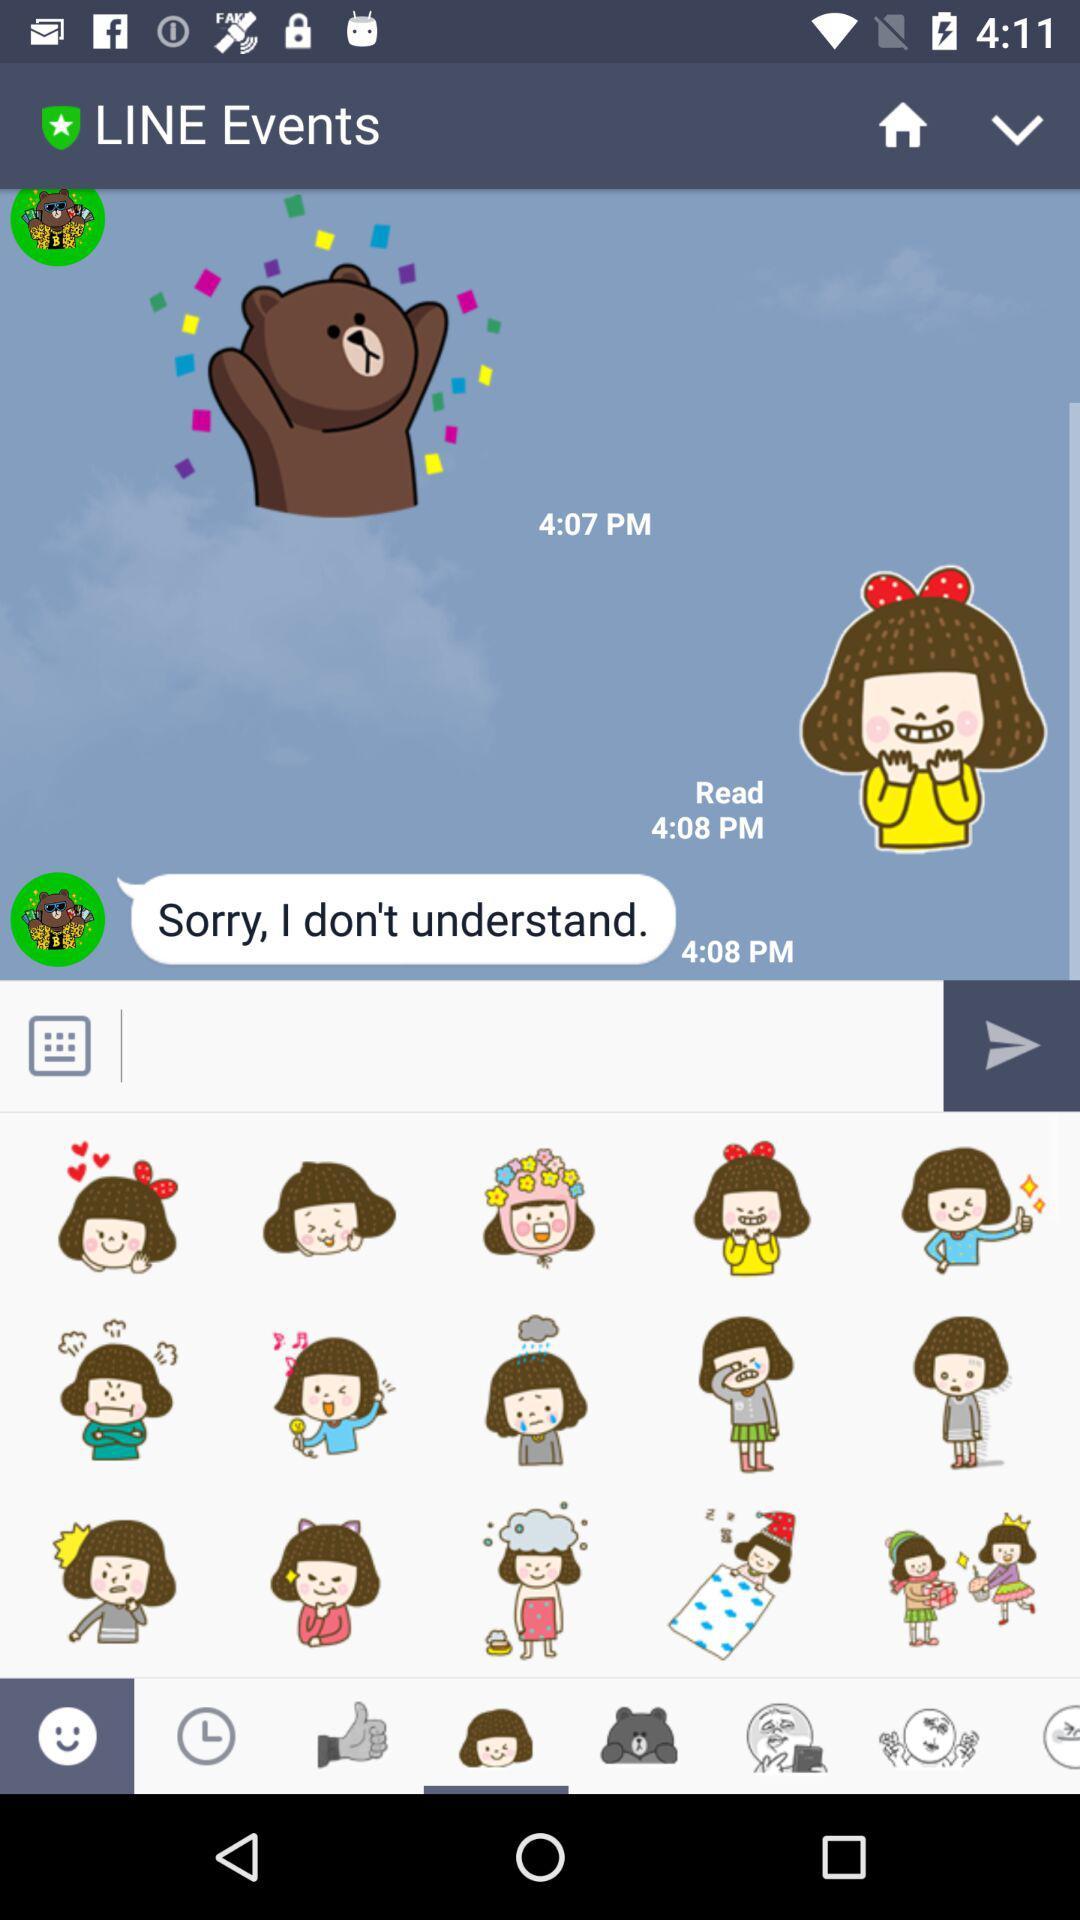 This screenshot has height=1920, width=1080. I want to click on type your message, so click(518, 1044).